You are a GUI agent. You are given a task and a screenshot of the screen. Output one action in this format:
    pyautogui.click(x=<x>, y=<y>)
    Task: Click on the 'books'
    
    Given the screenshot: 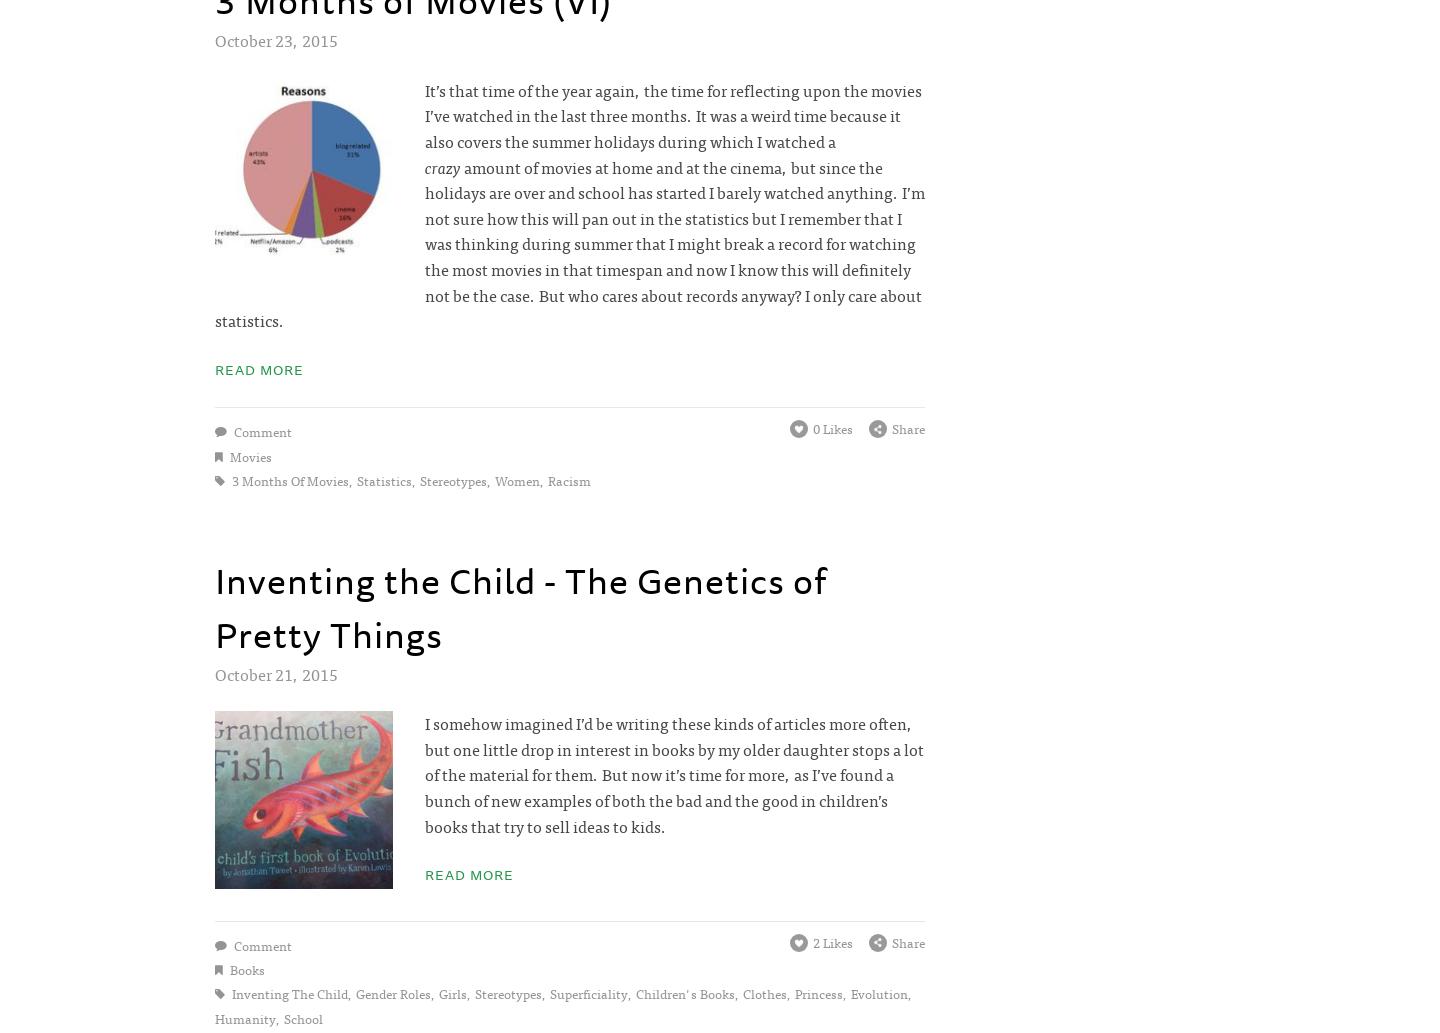 What is the action you would take?
    pyautogui.click(x=228, y=968)
    